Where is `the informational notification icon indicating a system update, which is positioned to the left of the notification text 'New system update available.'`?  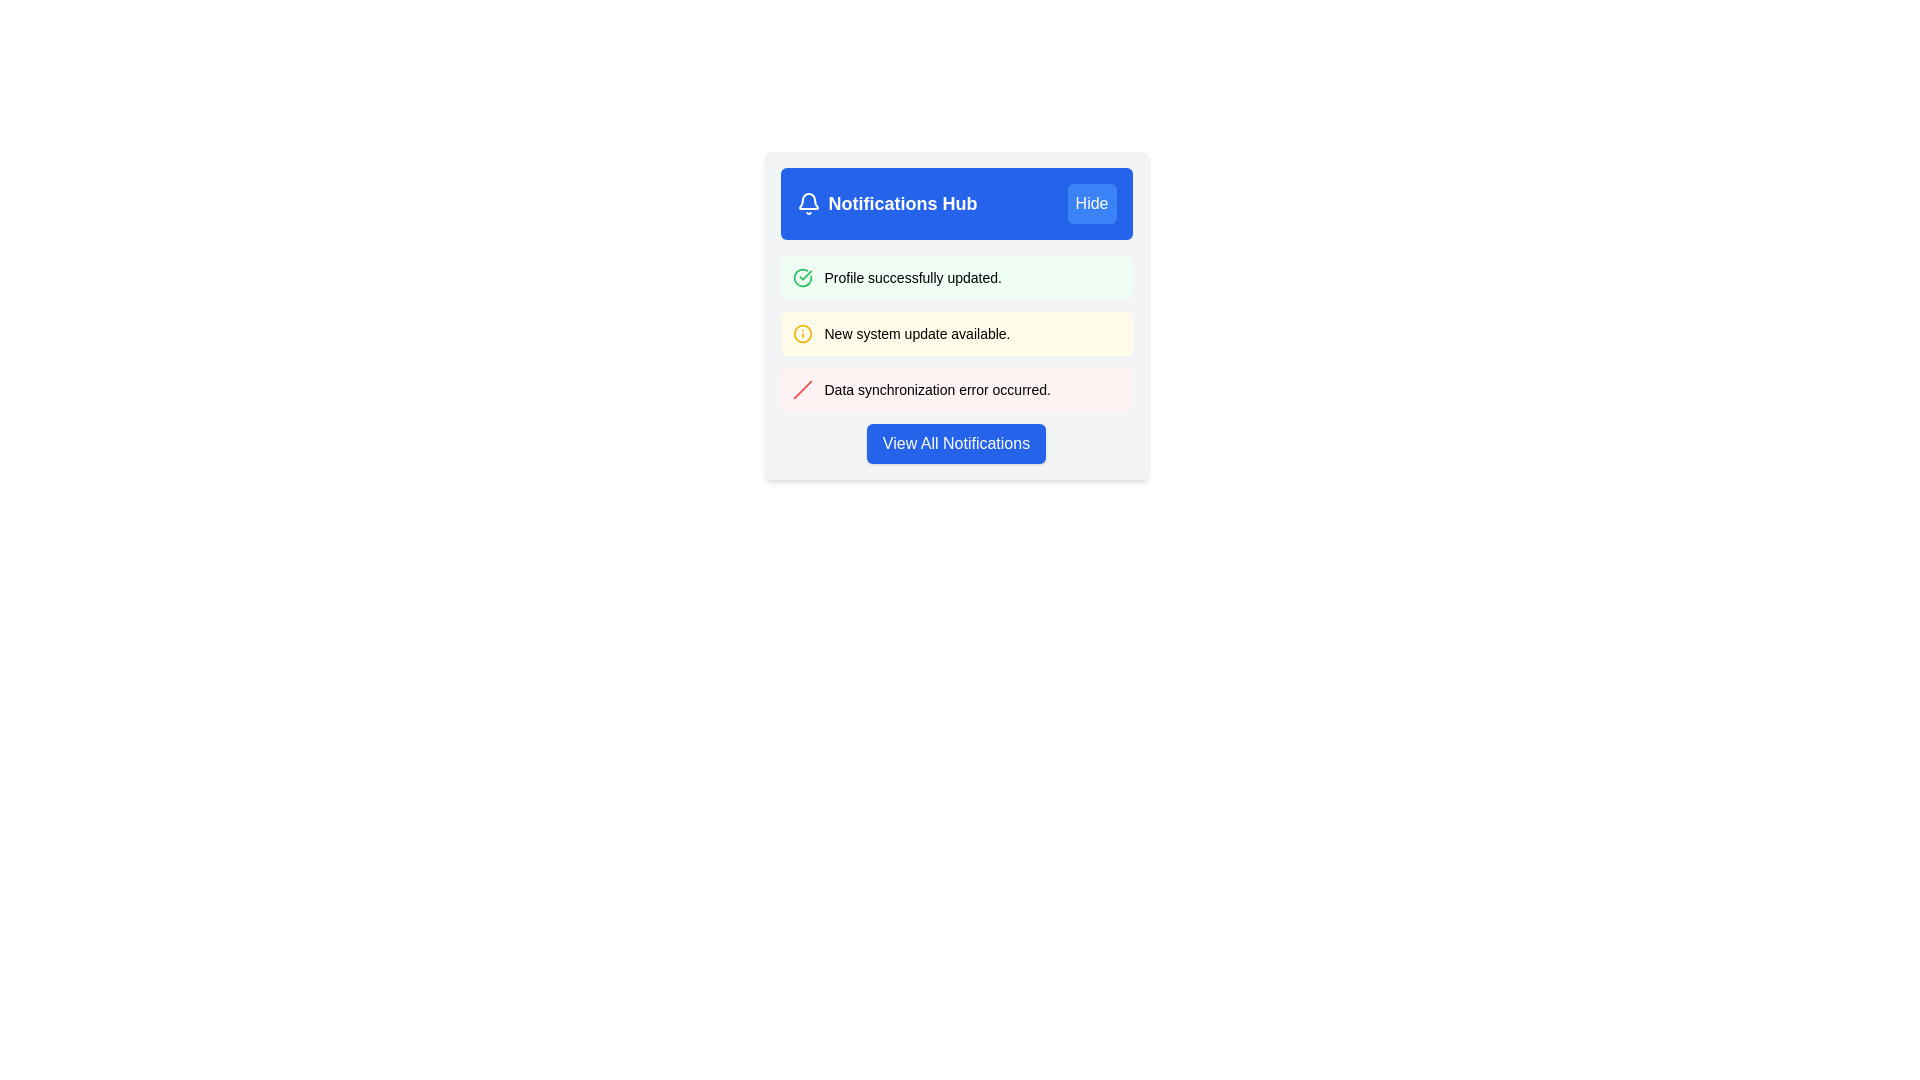 the informational notification icon indicating a system update, which is positioned to the left of the notification text 'New system update available.' is located at coordinates (802, 333).